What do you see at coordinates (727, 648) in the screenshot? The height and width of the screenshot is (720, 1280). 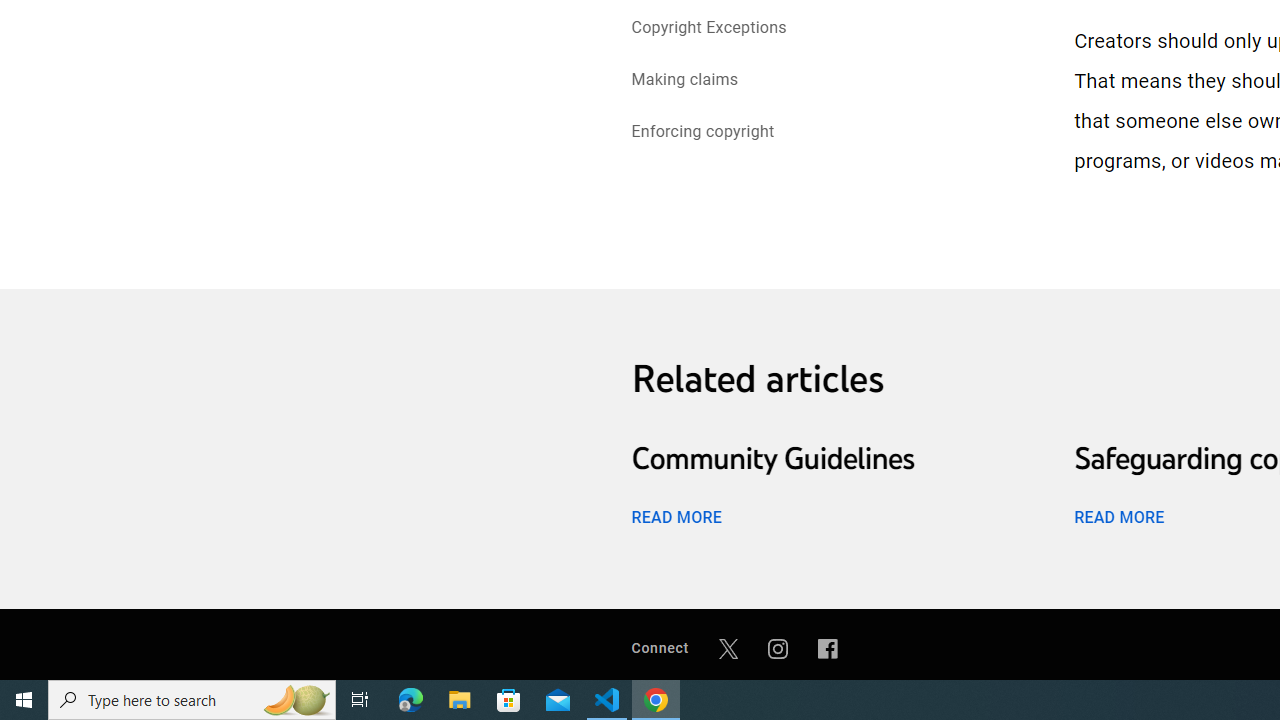 I see `'Twitter'` at bounding box center [727, 648].